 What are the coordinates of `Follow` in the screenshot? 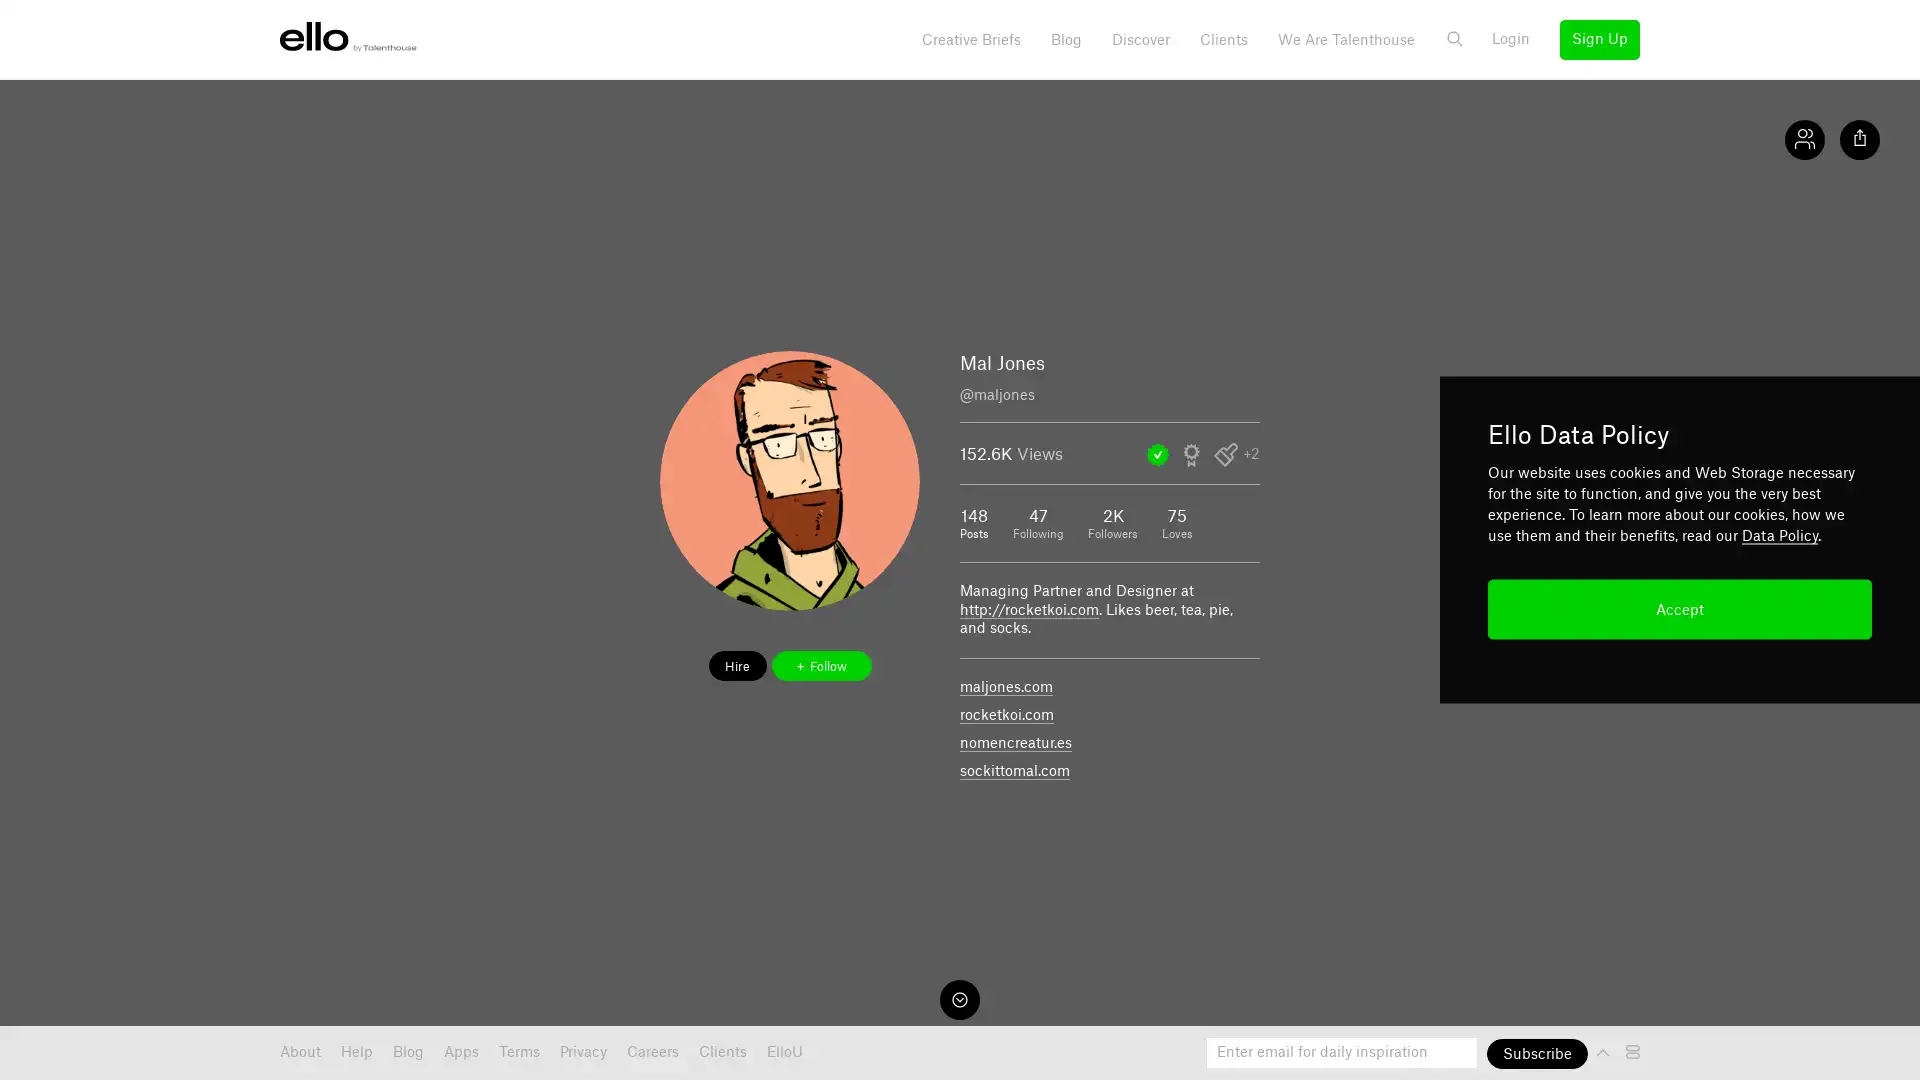 It's located at (820, 666).